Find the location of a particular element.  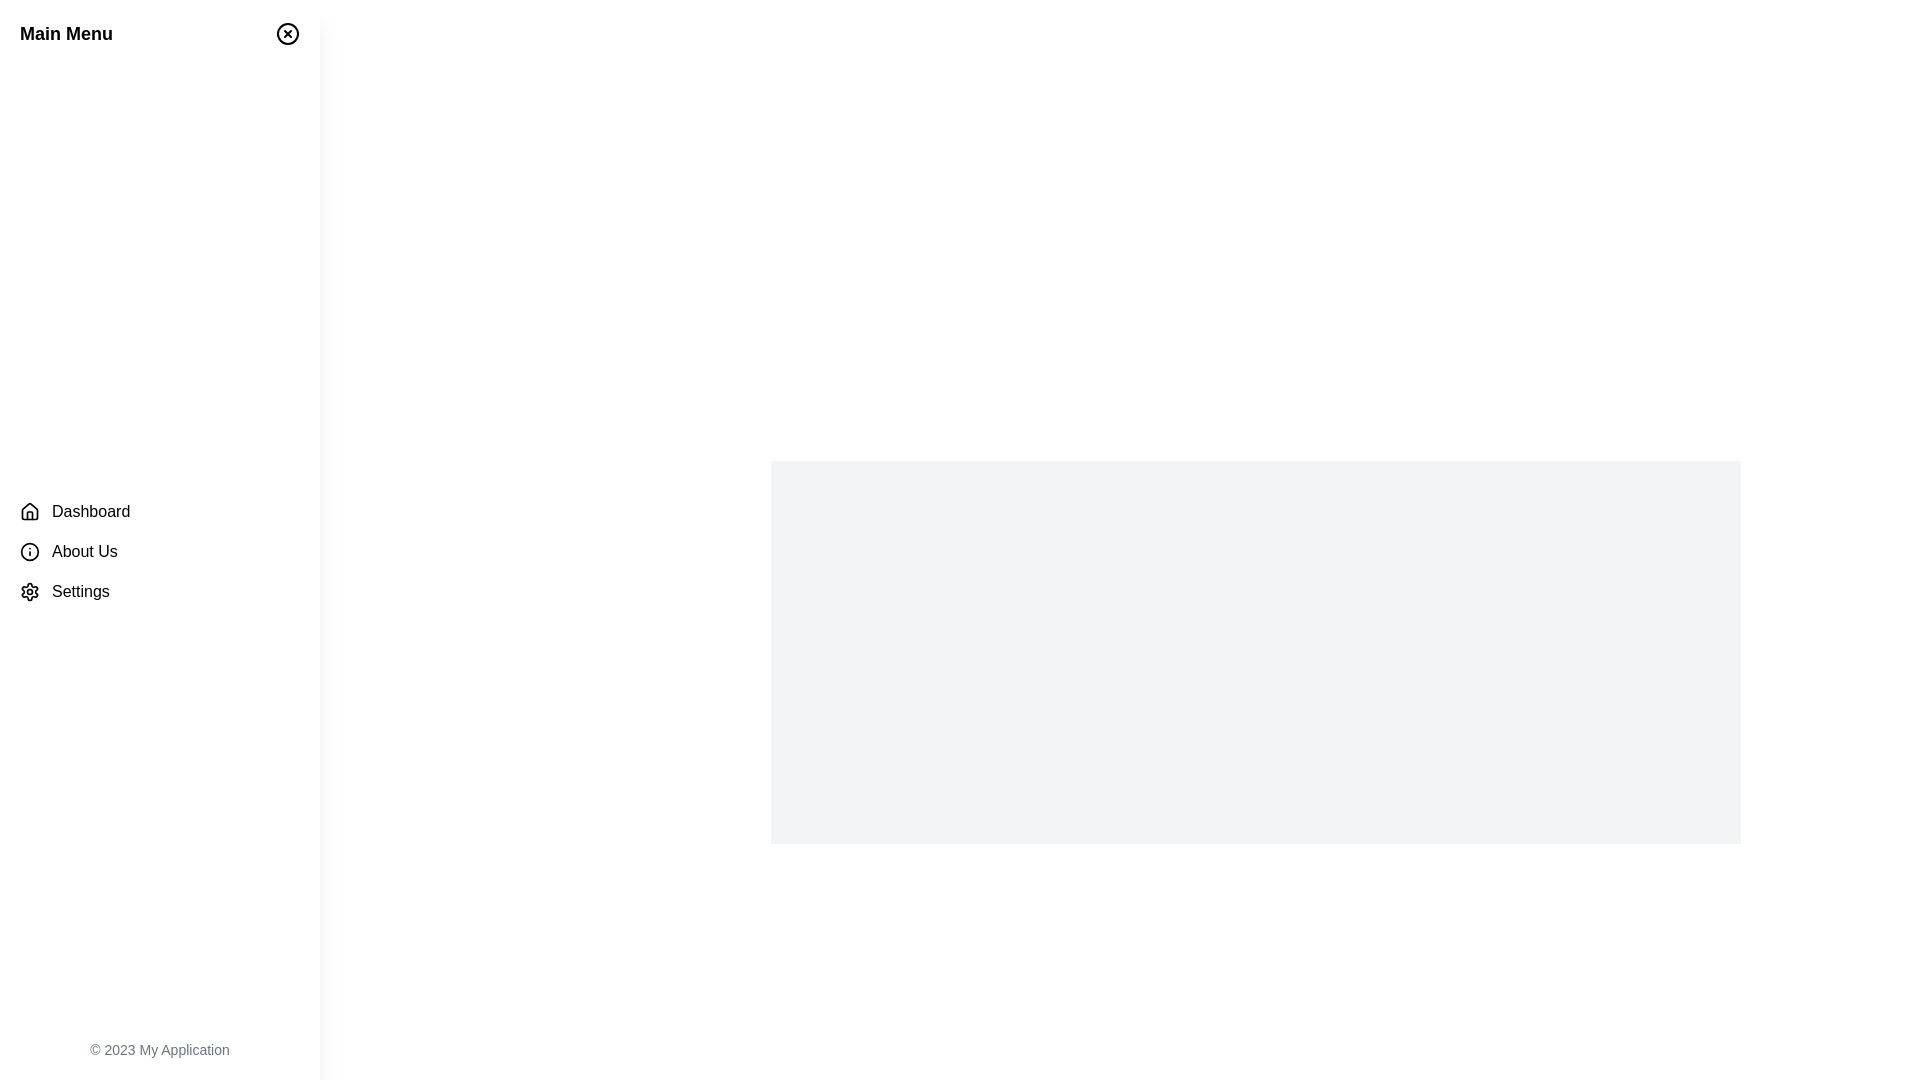

the 'About Us' text label in the sidebar navigation is located at coordinates (83, 551).